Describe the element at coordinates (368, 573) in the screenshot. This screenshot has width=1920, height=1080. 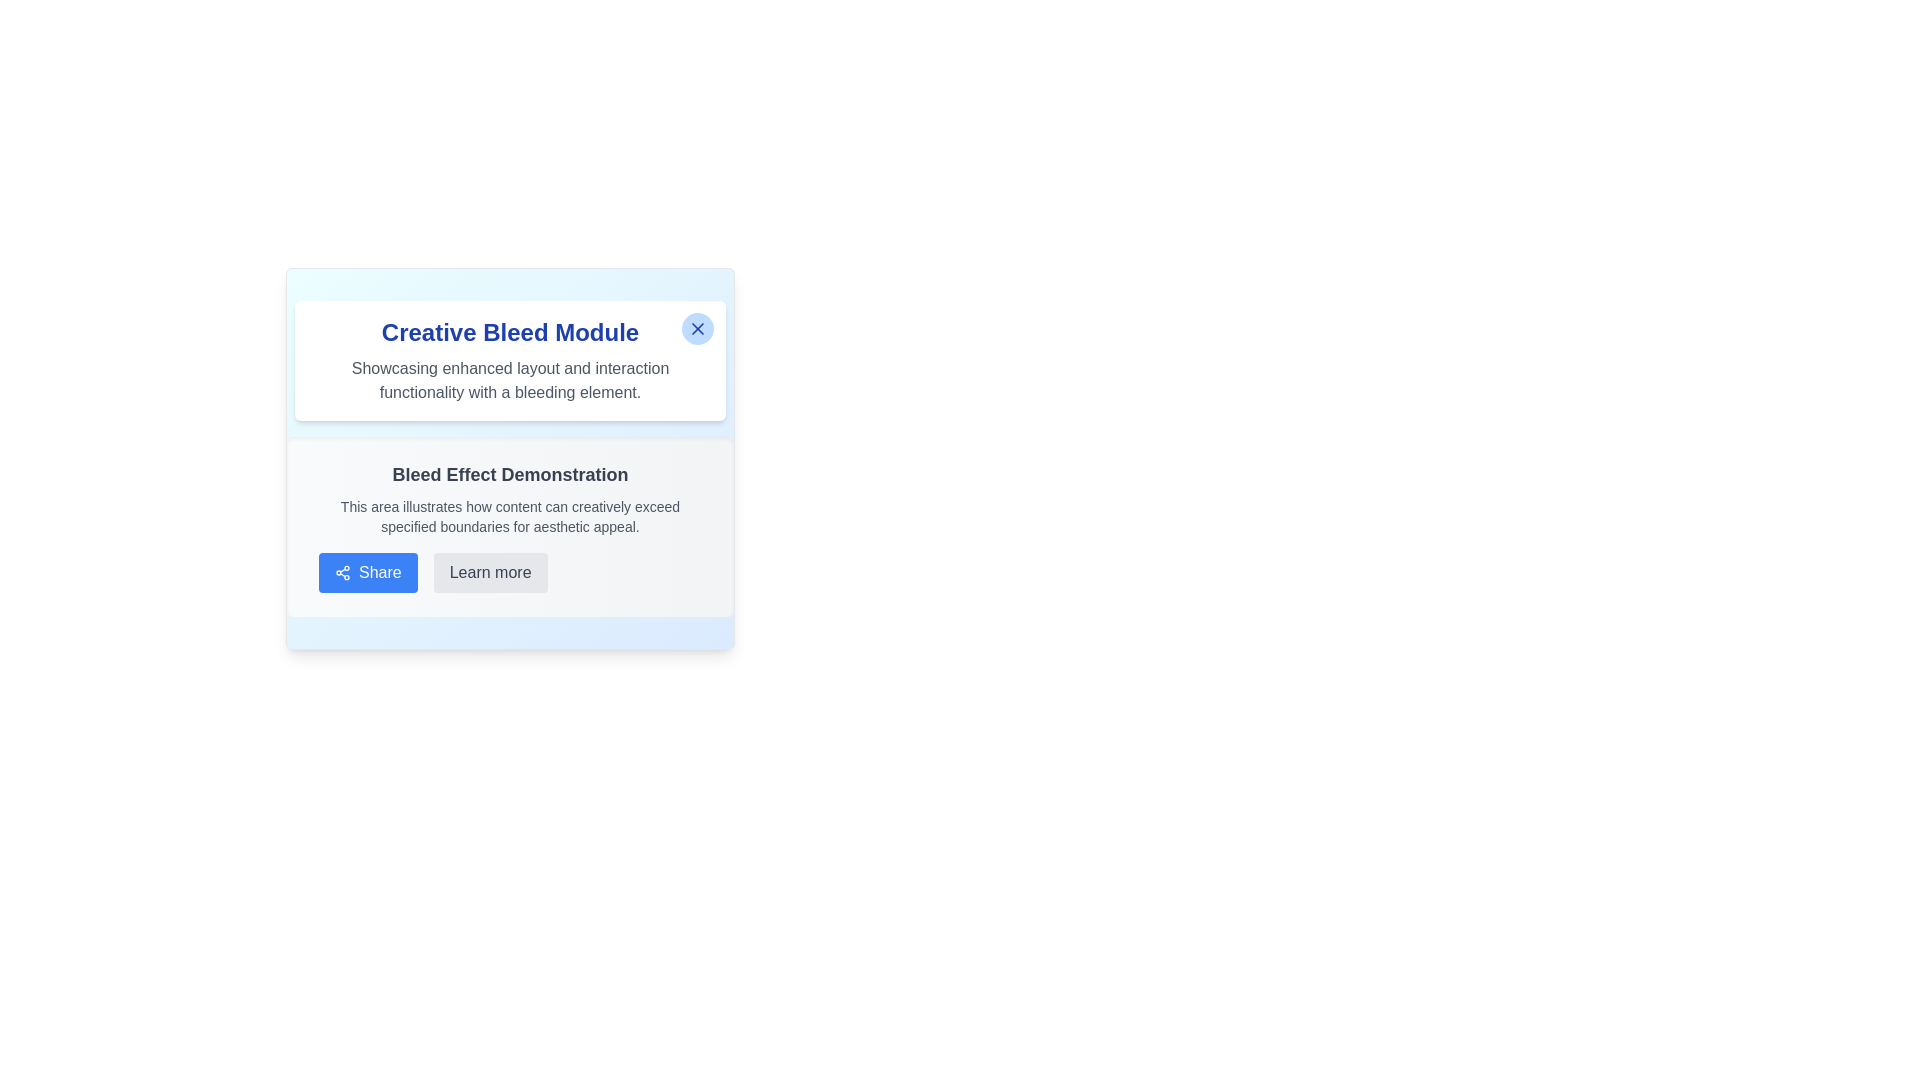
I see `the 'Share' button, which is a rectangular button with rounded edges, blue background, and white text, to observe the hover effect` at that location.